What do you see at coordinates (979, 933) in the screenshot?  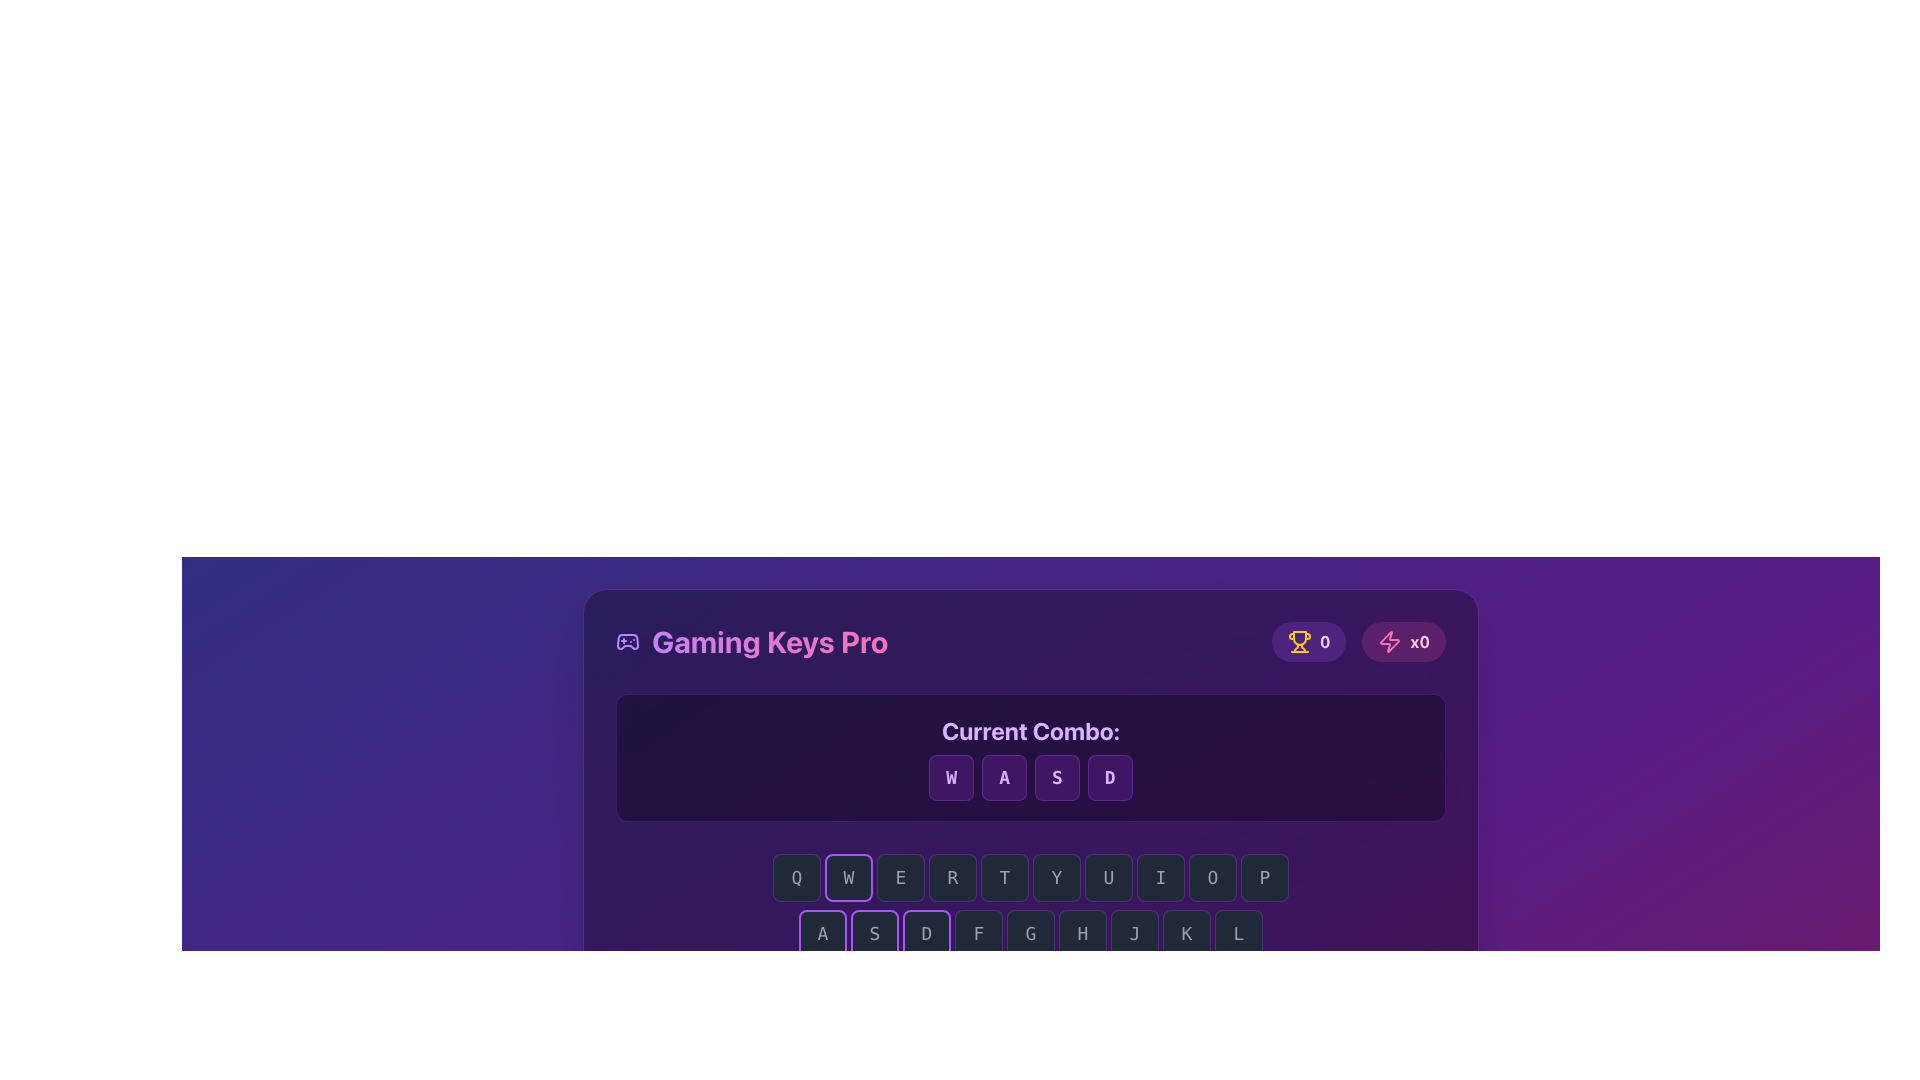 I see `the 'F' key button in the virtual keyboard interface` at bounding box center [979, 933].